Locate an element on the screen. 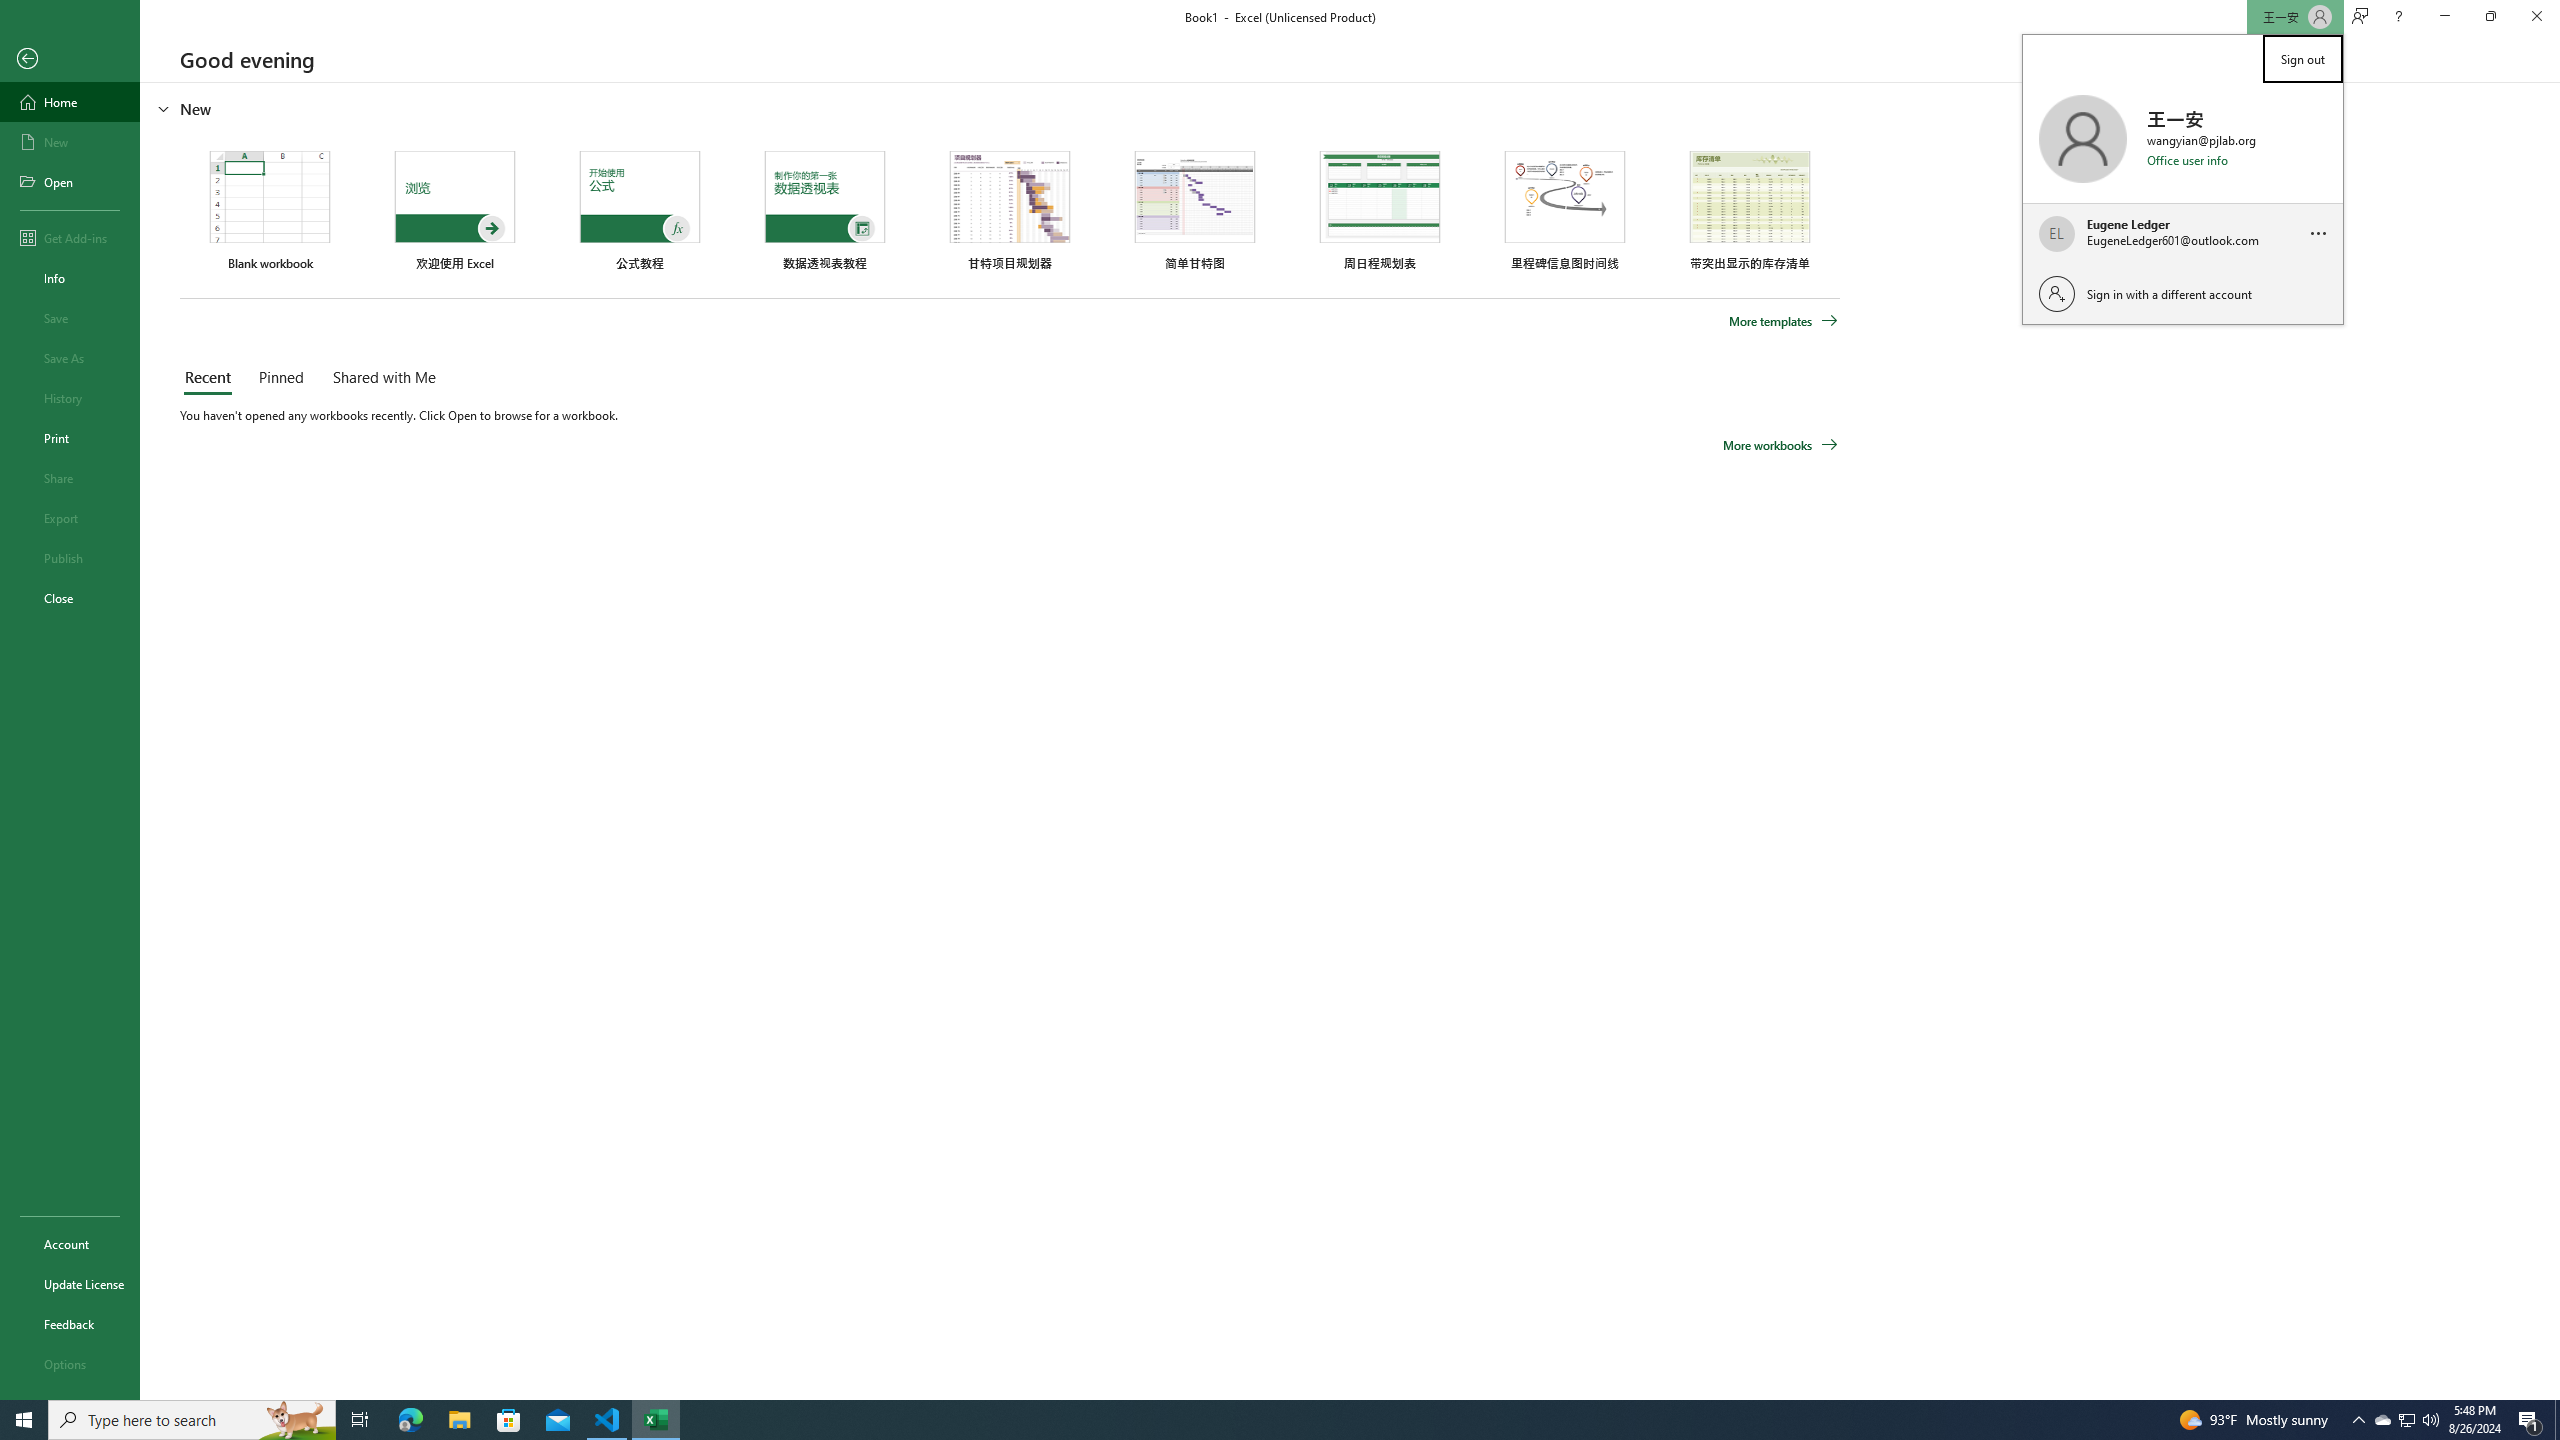  'Show desktop' is located at coordinates (2556, 1418).